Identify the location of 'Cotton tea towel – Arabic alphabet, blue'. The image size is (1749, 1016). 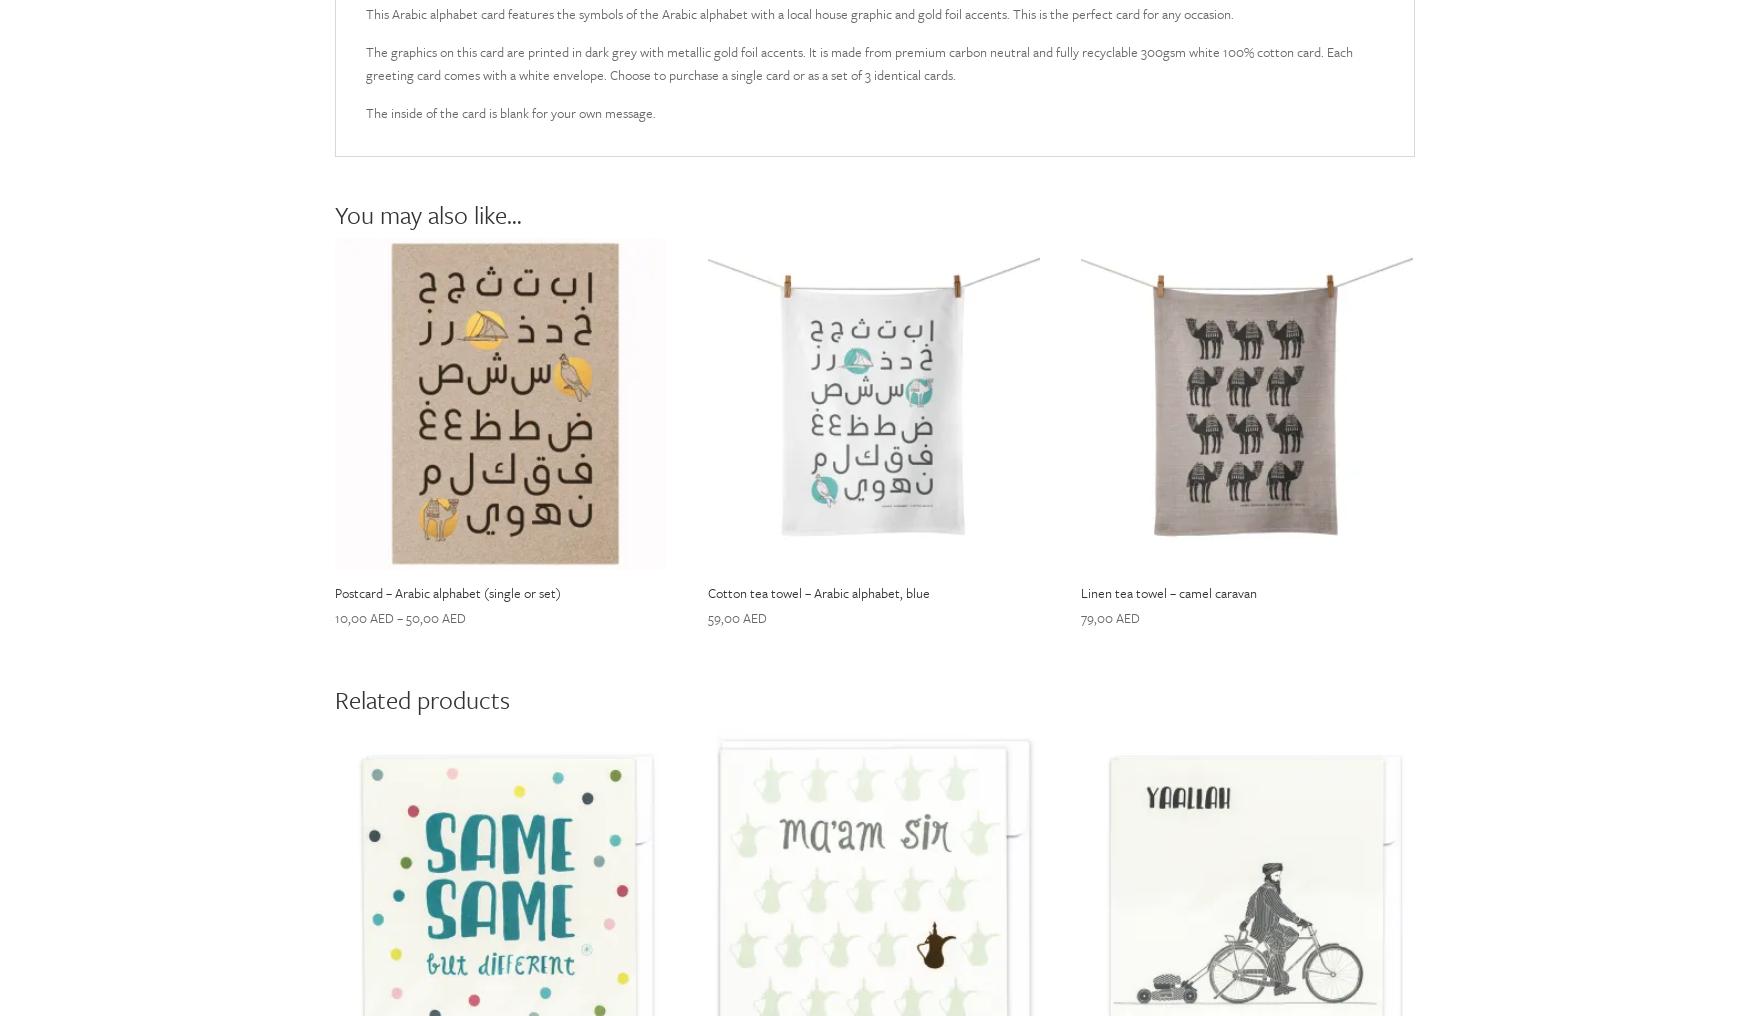
(705, 593).